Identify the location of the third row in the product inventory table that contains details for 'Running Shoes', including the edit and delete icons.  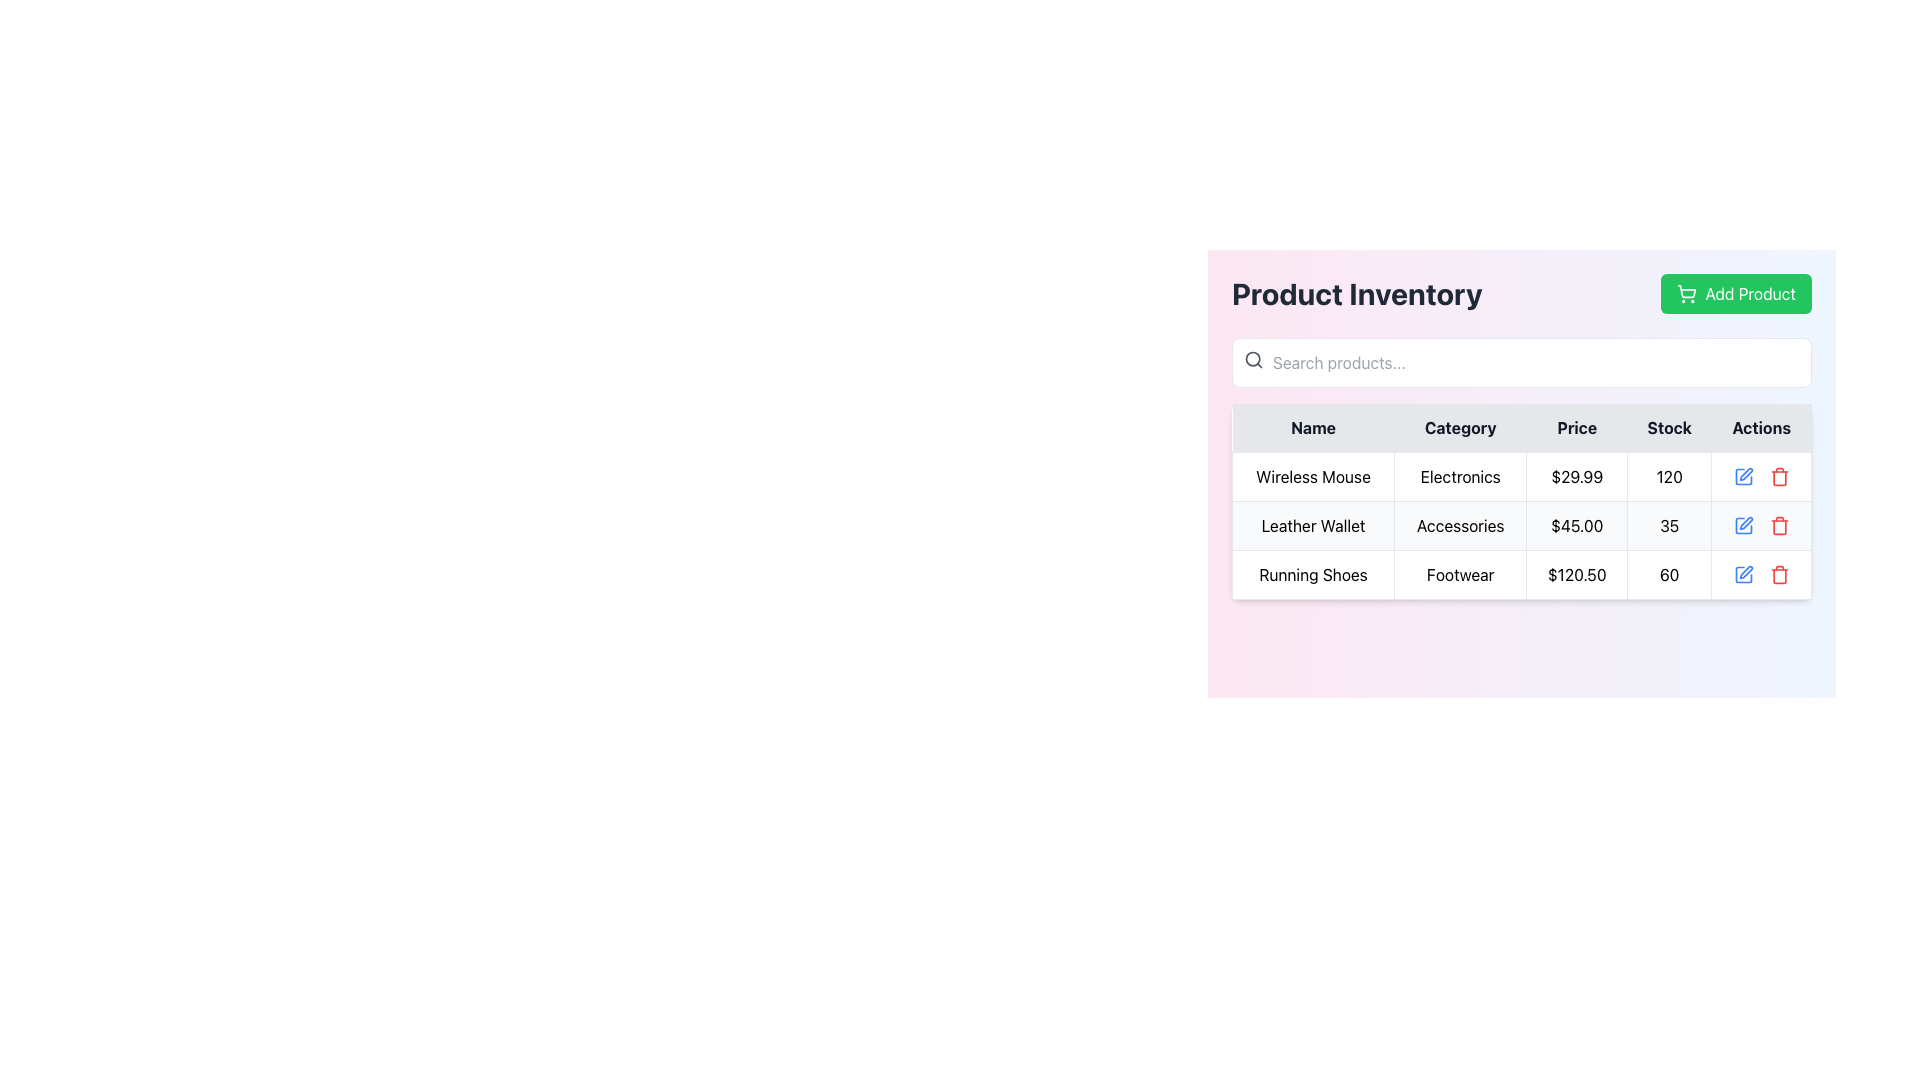
(1520, 574).